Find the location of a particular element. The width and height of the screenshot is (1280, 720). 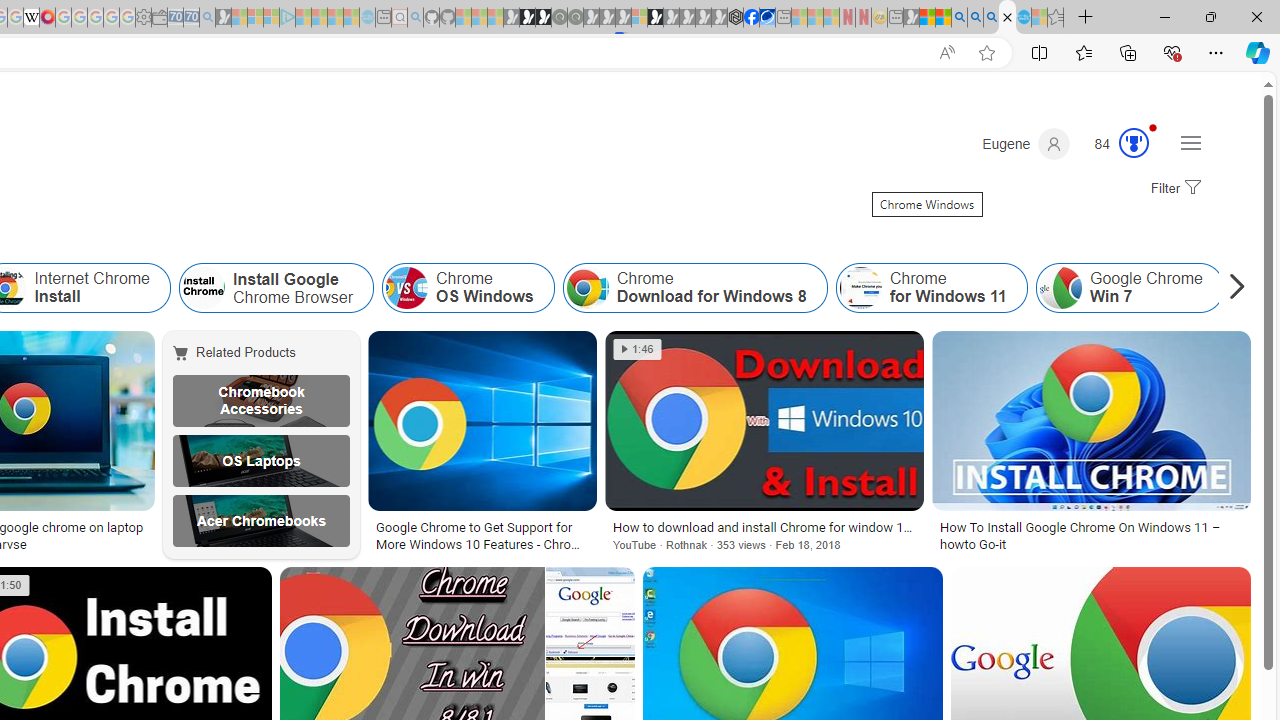

'Chromebook Accessories' is located at coordinates (260, 401).